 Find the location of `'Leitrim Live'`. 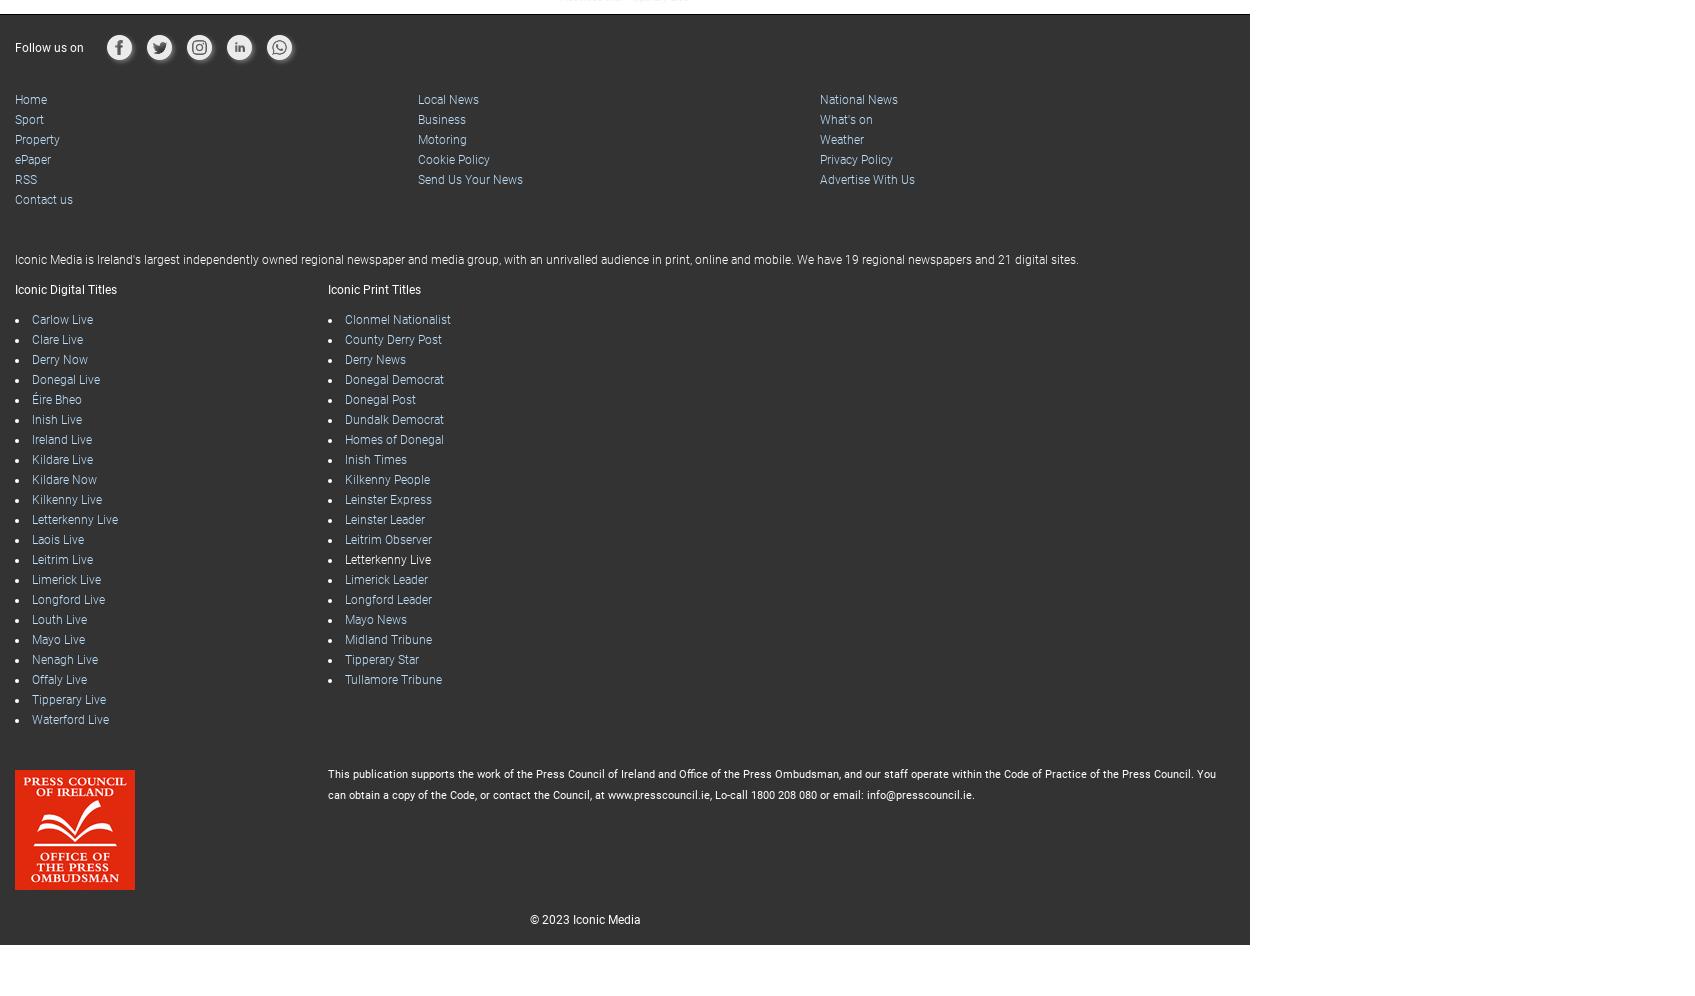

'Leitrim Live' is located at coordinates (32, 558).